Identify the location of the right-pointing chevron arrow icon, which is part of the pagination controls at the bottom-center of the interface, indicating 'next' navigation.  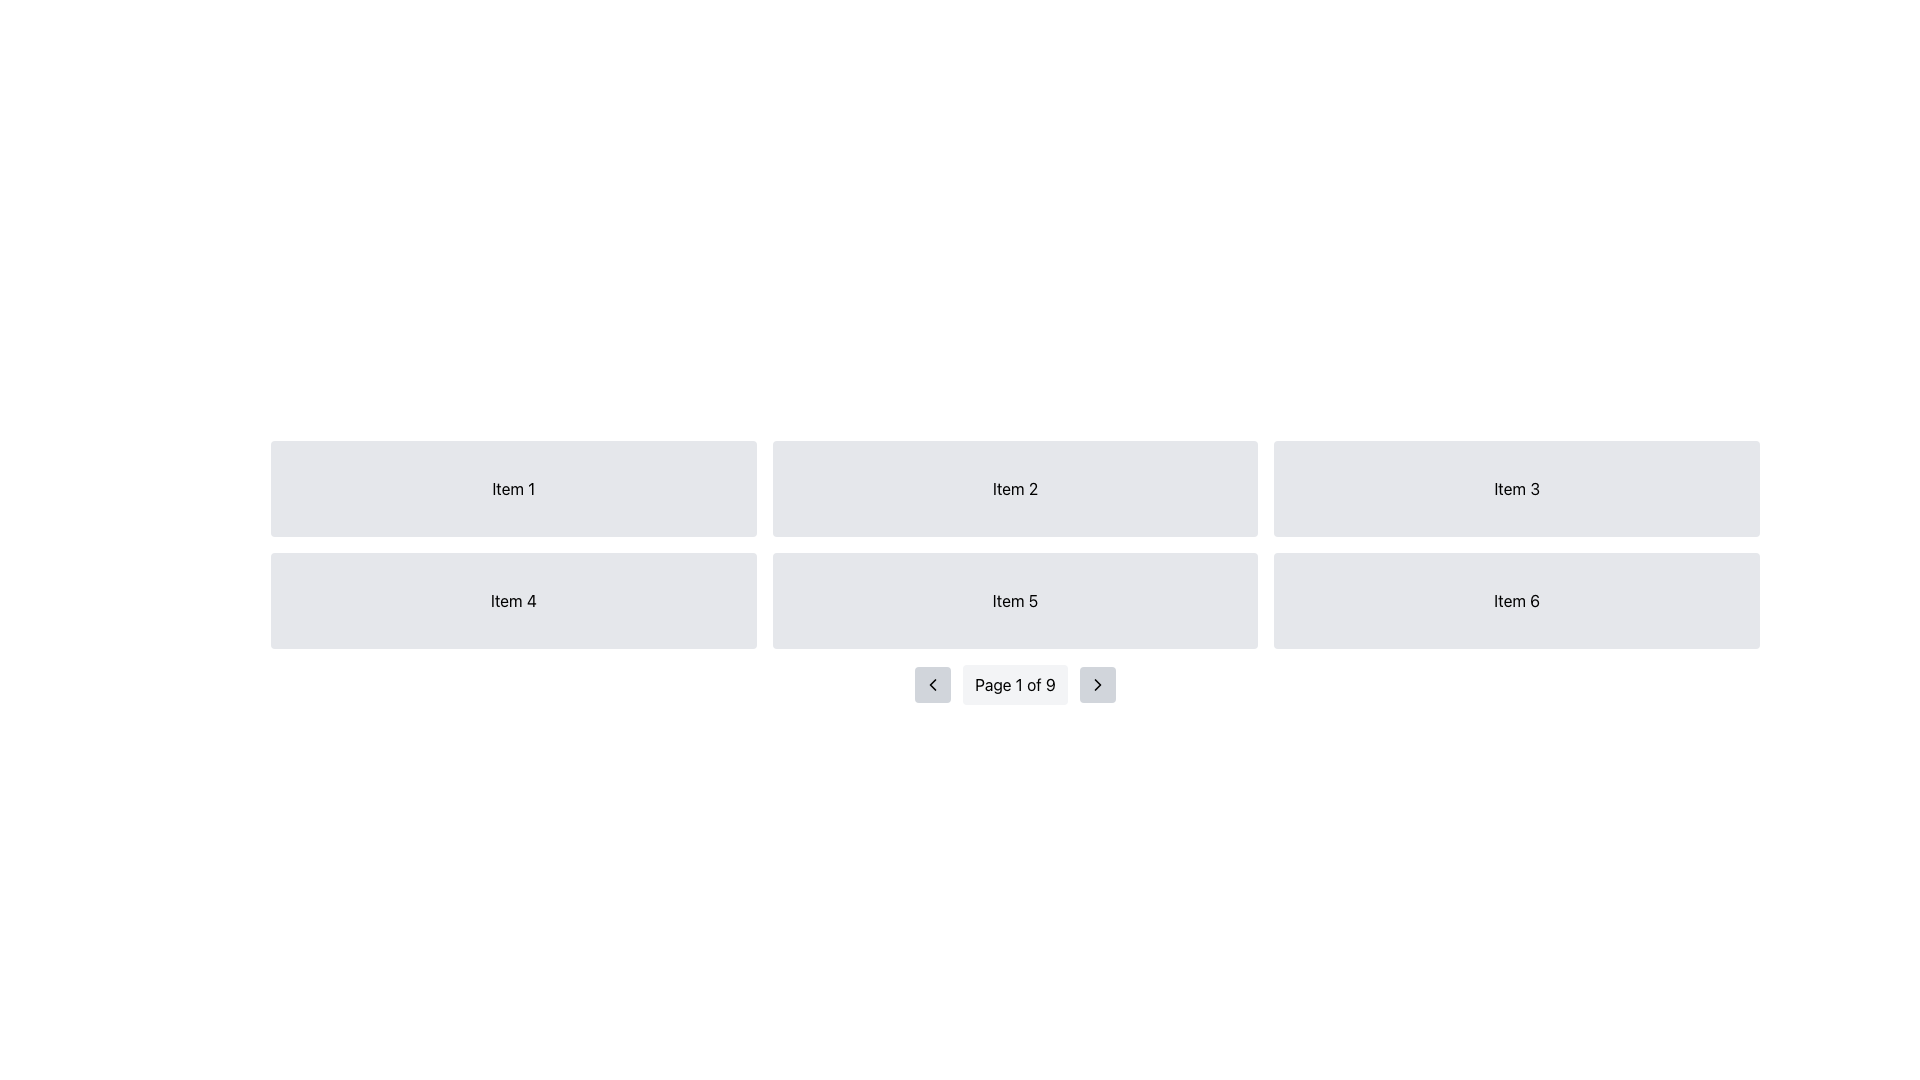
(1096, 684).